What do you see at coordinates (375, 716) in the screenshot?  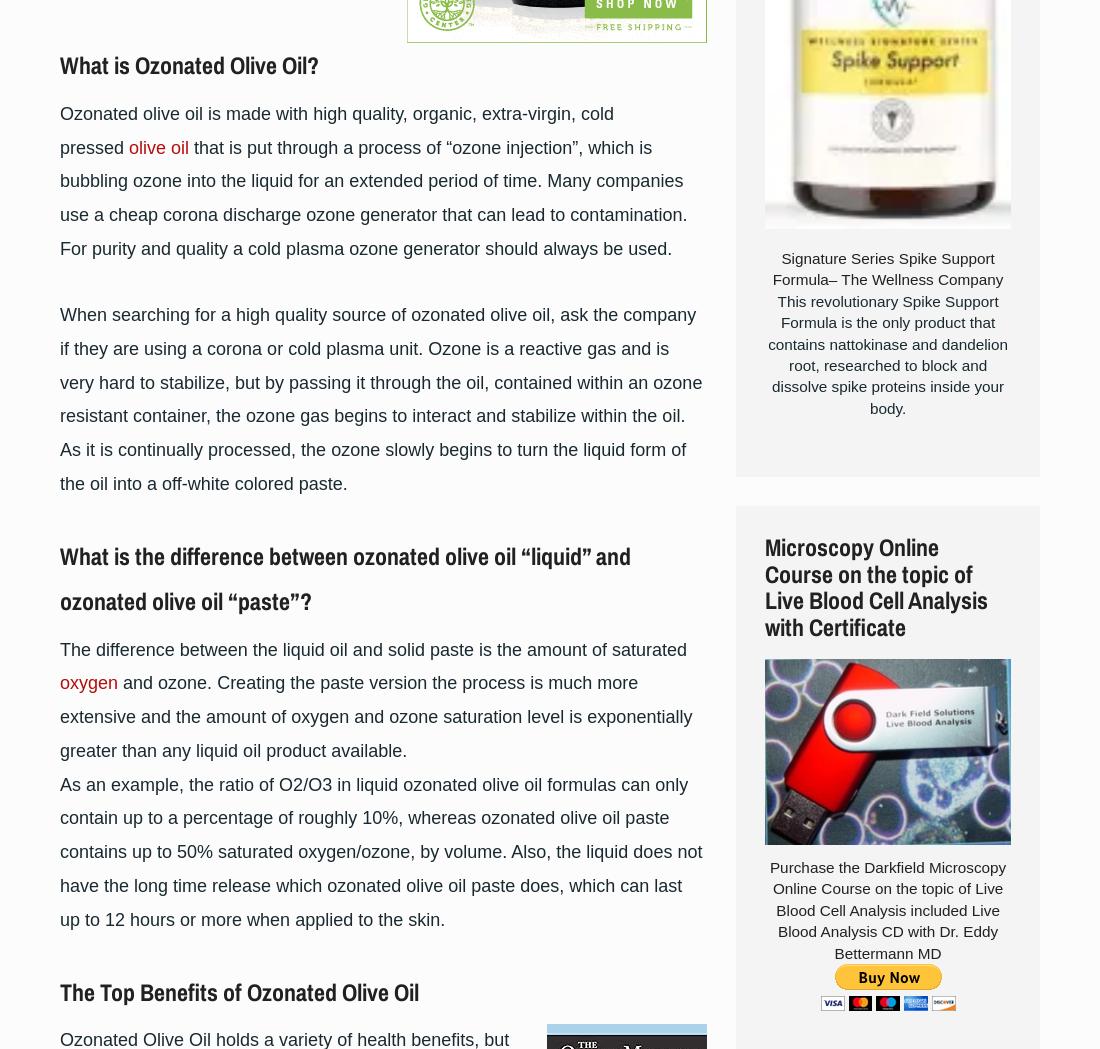 I see `'and ozone. Creating the paste version the process is much more extensive and the amount of oxygen and ozone saturation level is exponentially greater than any liquid oil product available.'` at bounding box center [375, 716].